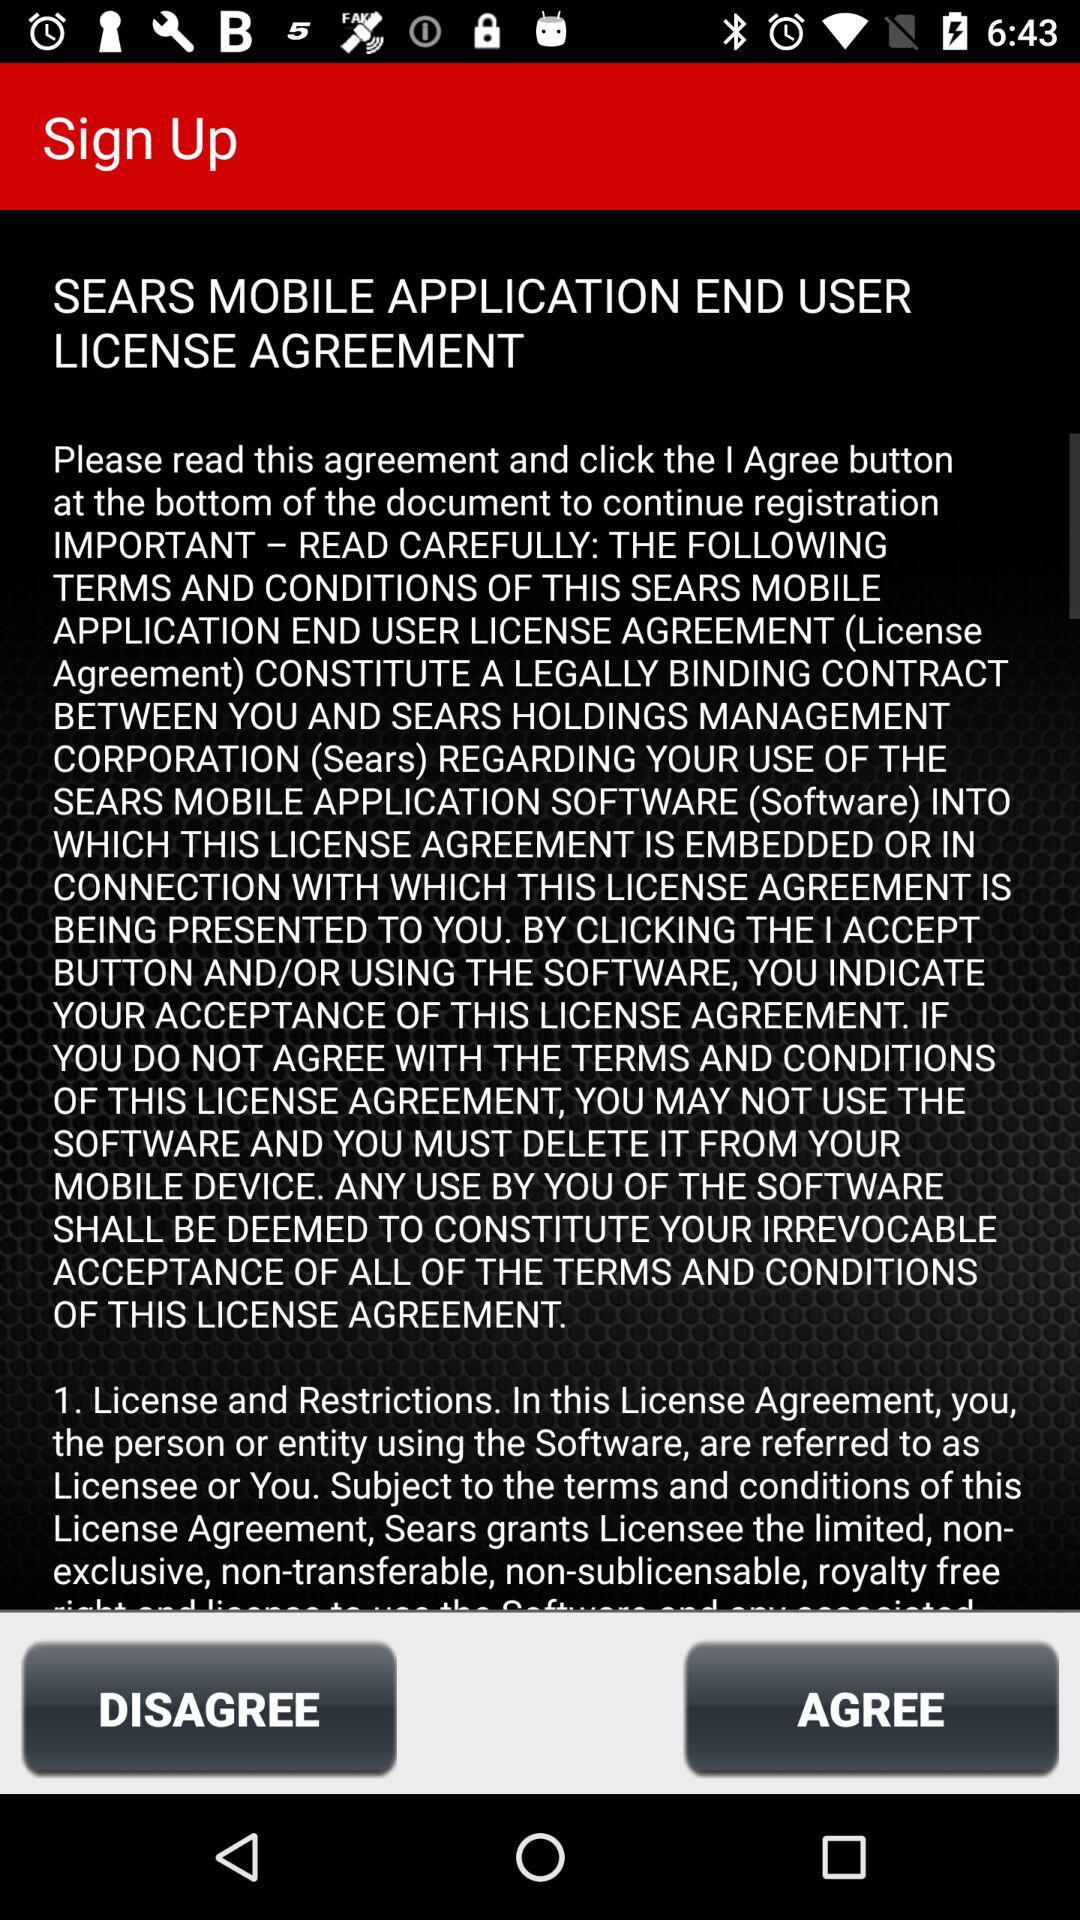 The height and width of the screenshot is (1920, 1080). What do you see at coordinates (208, 1707) in the screenshot?
I see `icon to the left of the agree icon` at bounding box center [208, 1707].